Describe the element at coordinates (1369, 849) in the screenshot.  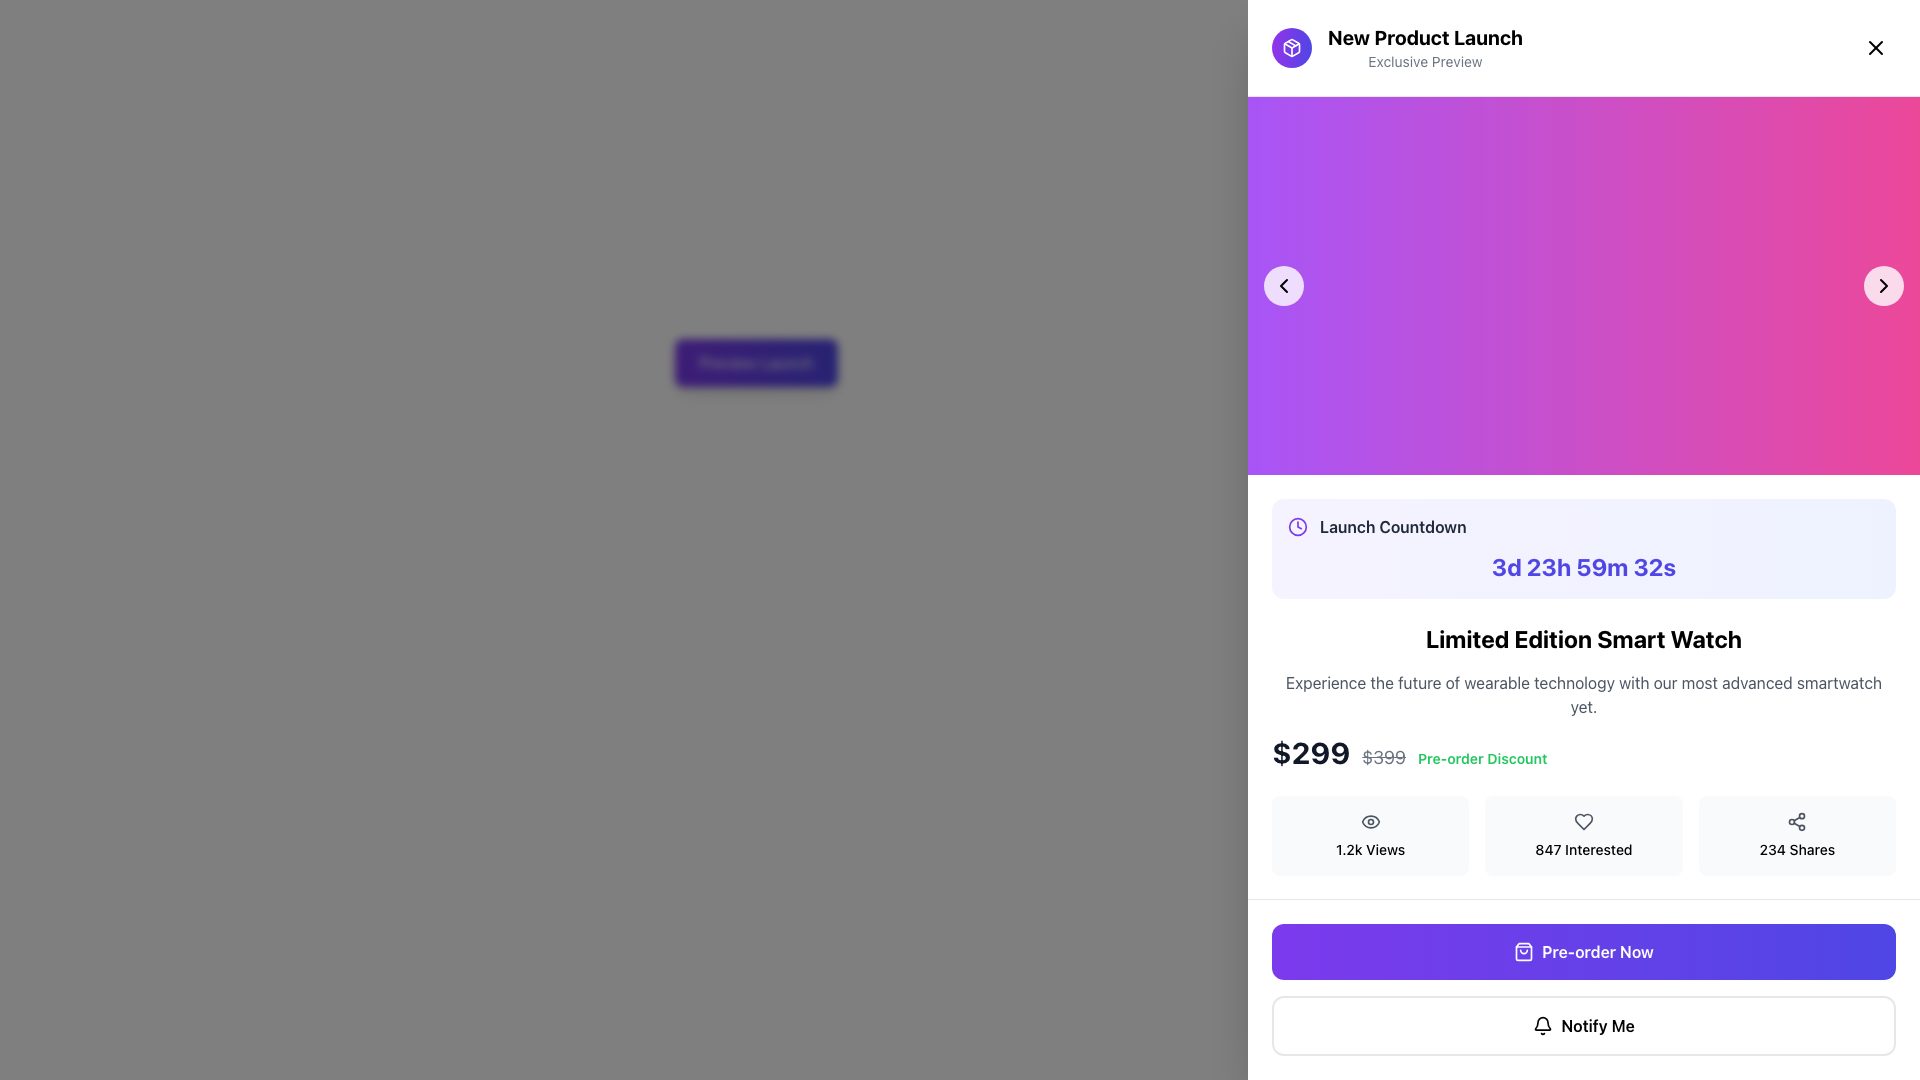
I see `displayed text from the total views label located in the right panel below the product price section, which is part of a group with a circular eye icon above it` at that location.